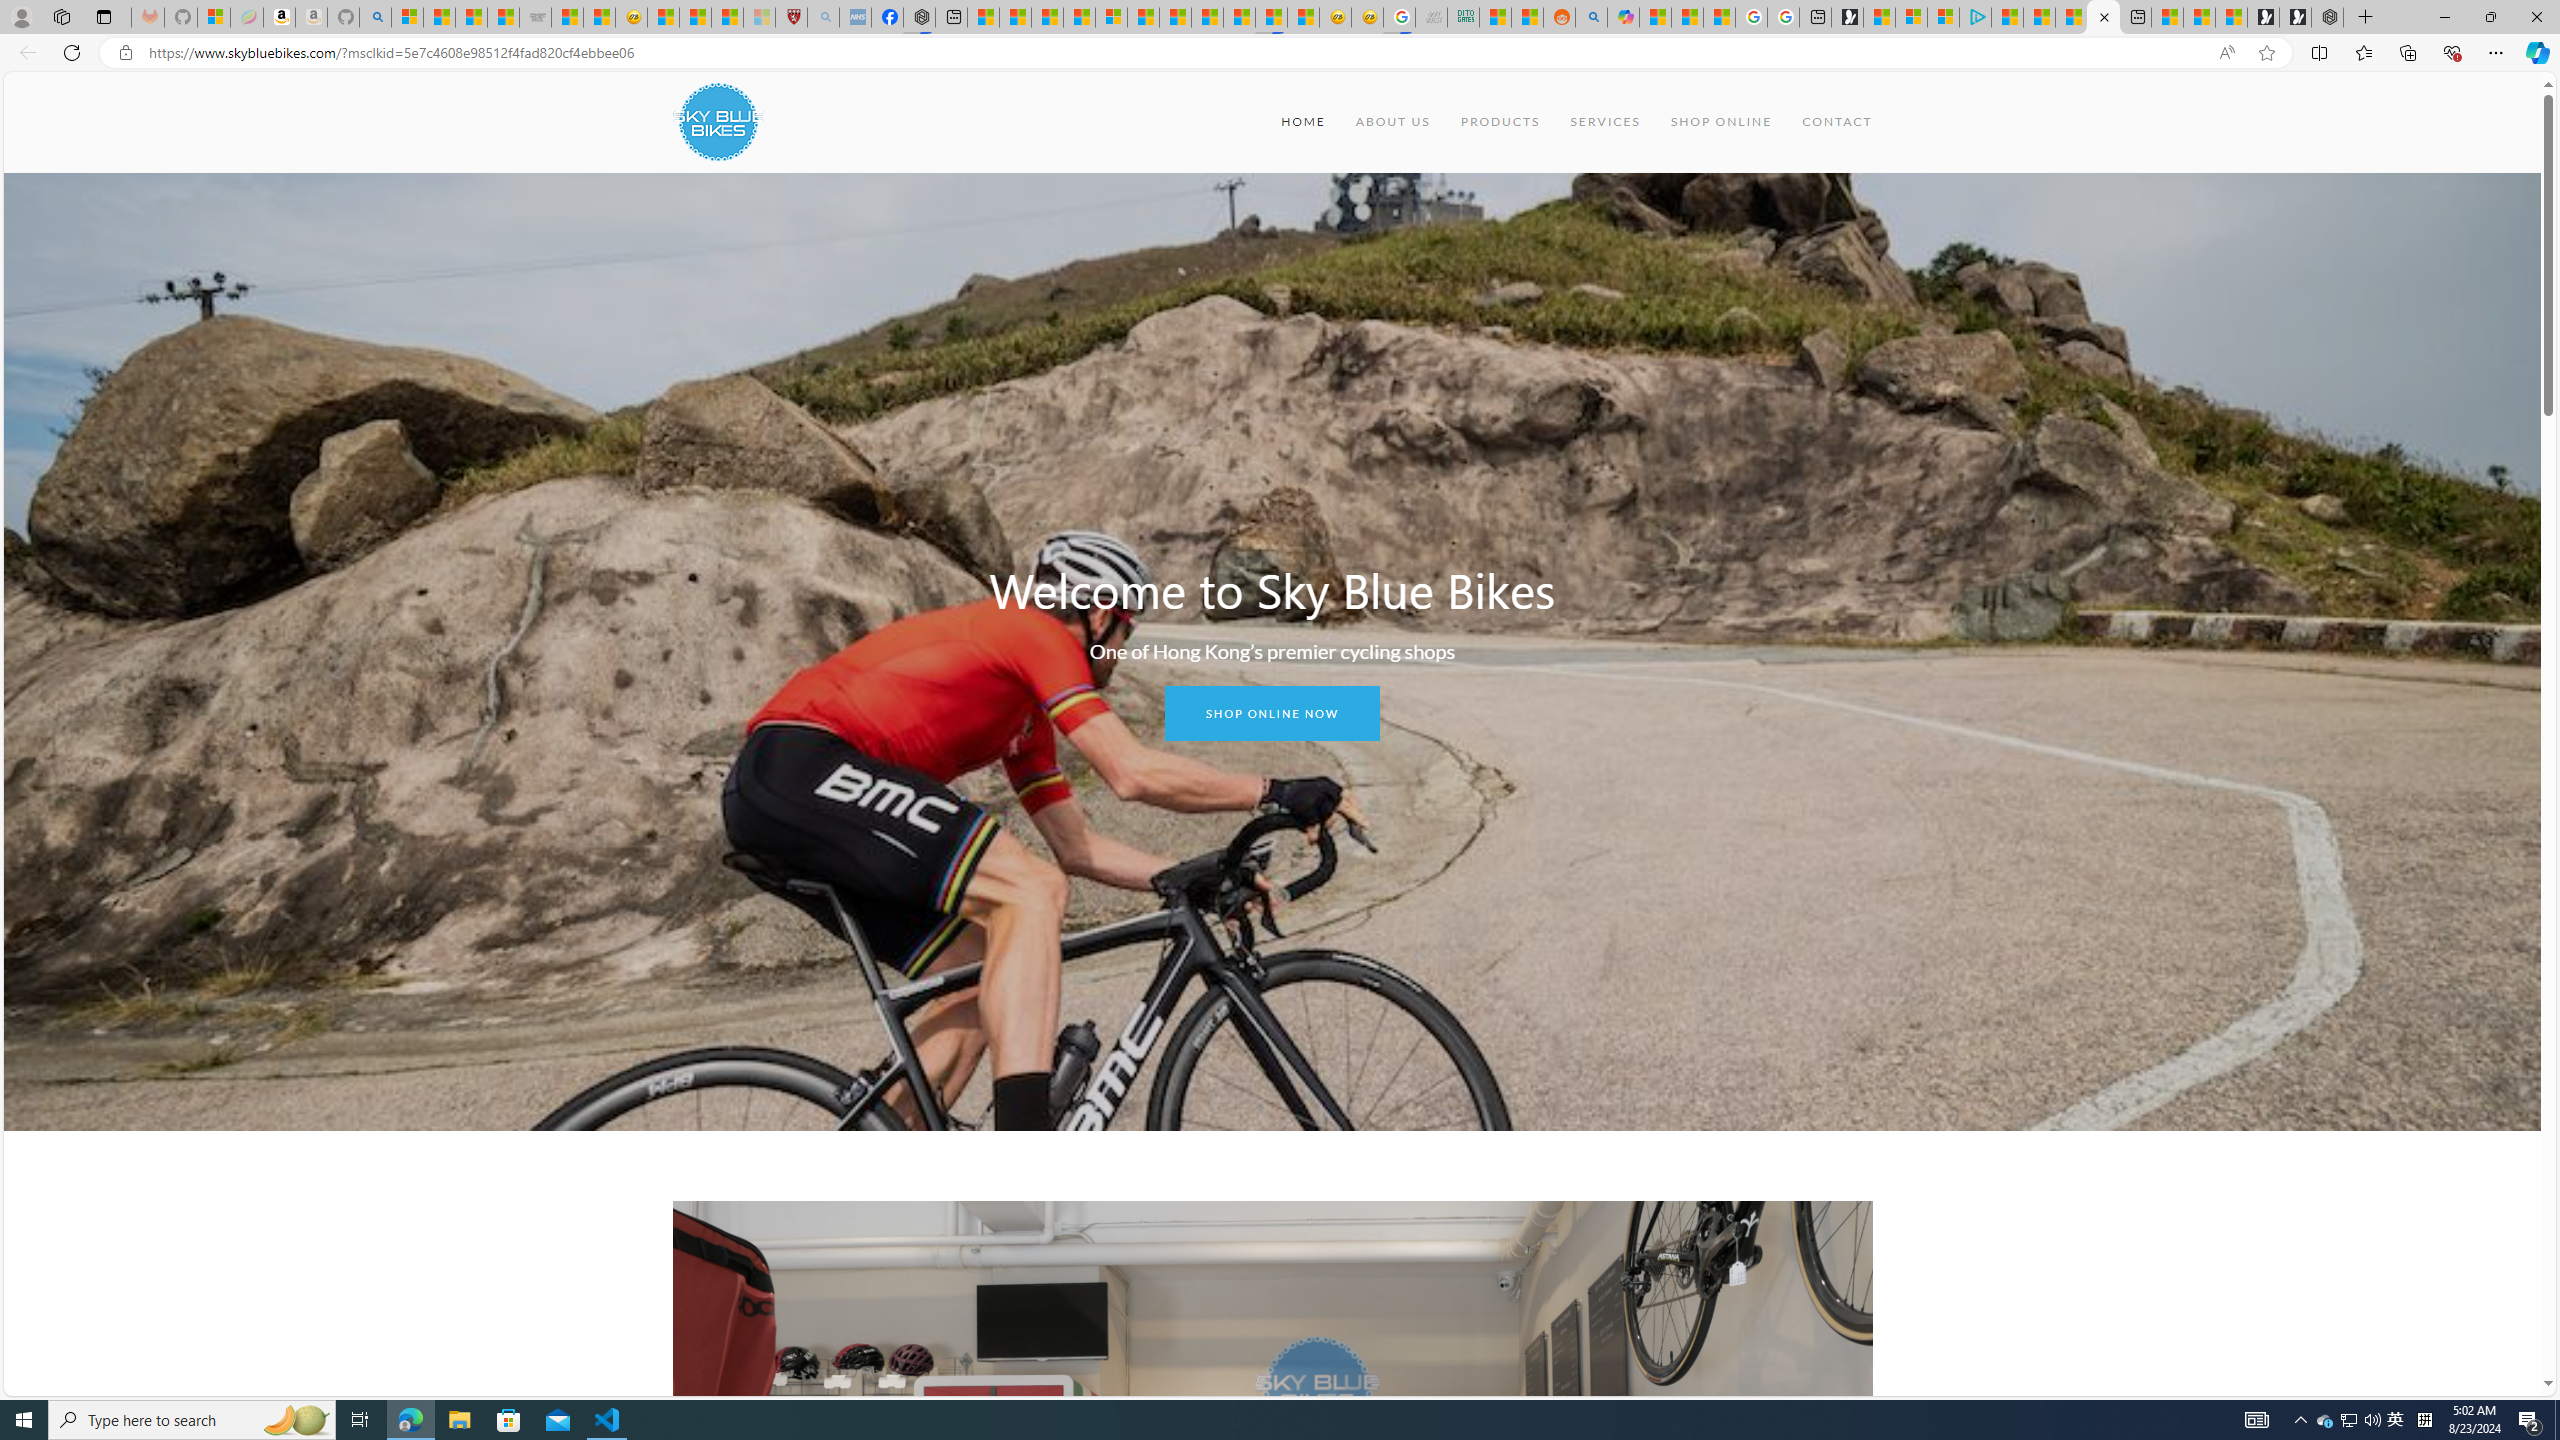 The height and width of the screenshot is (1440, 2560). I want to click on 'NCL Adult Asthma Inhaler Choice Guideline - Sleeping', so click(856, 16).